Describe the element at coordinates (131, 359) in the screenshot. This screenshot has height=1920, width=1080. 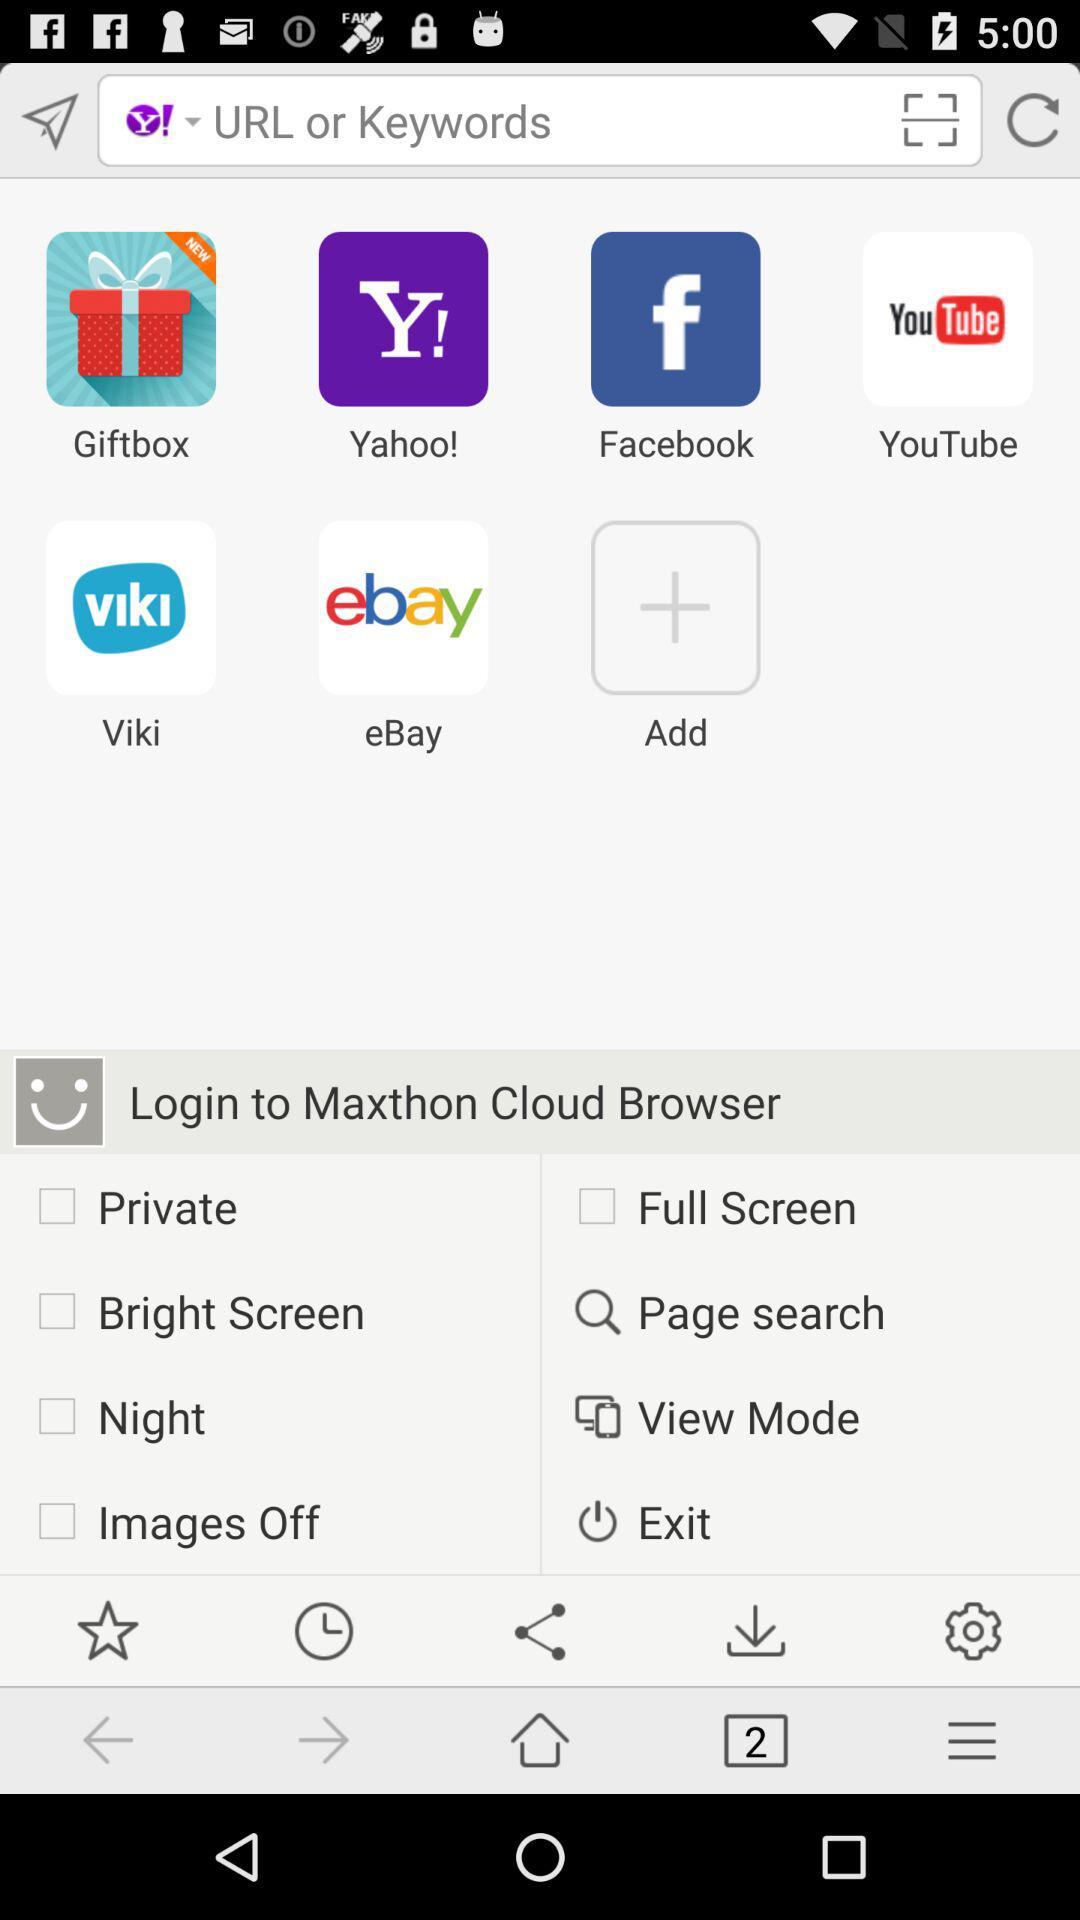
I see `the gift icon` at that location.